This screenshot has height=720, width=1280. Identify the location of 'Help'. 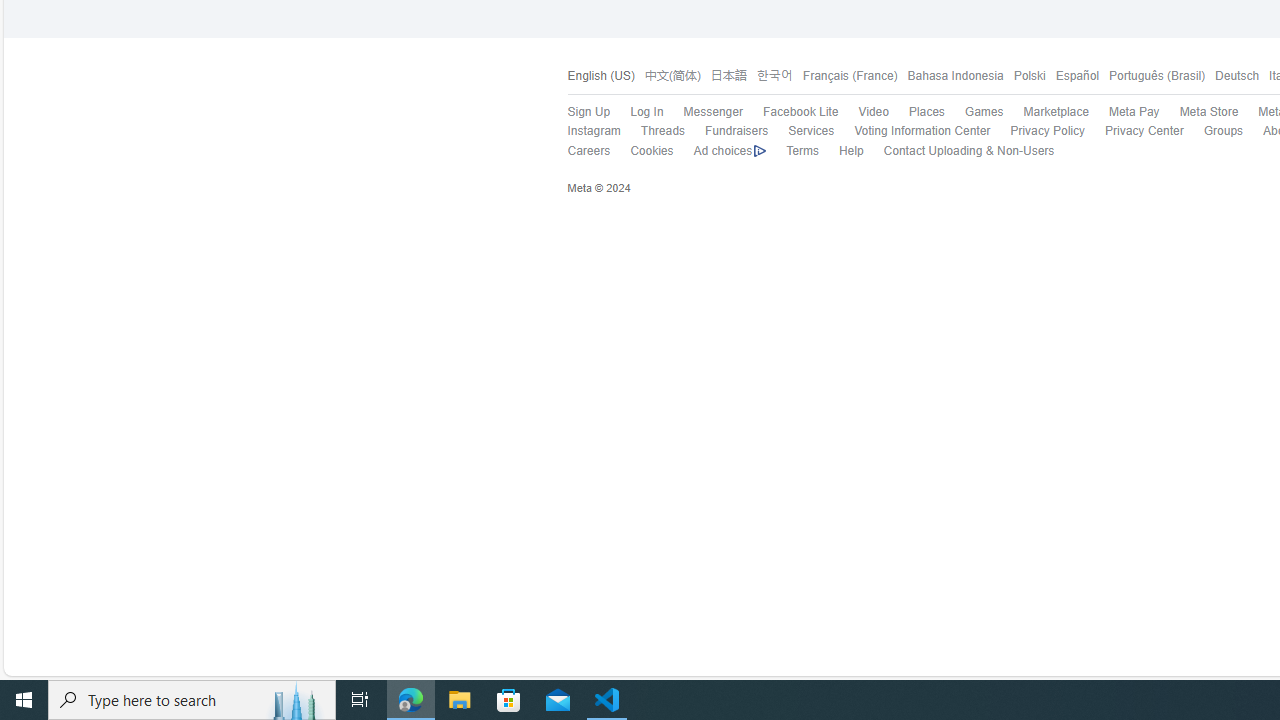
(840, 150).